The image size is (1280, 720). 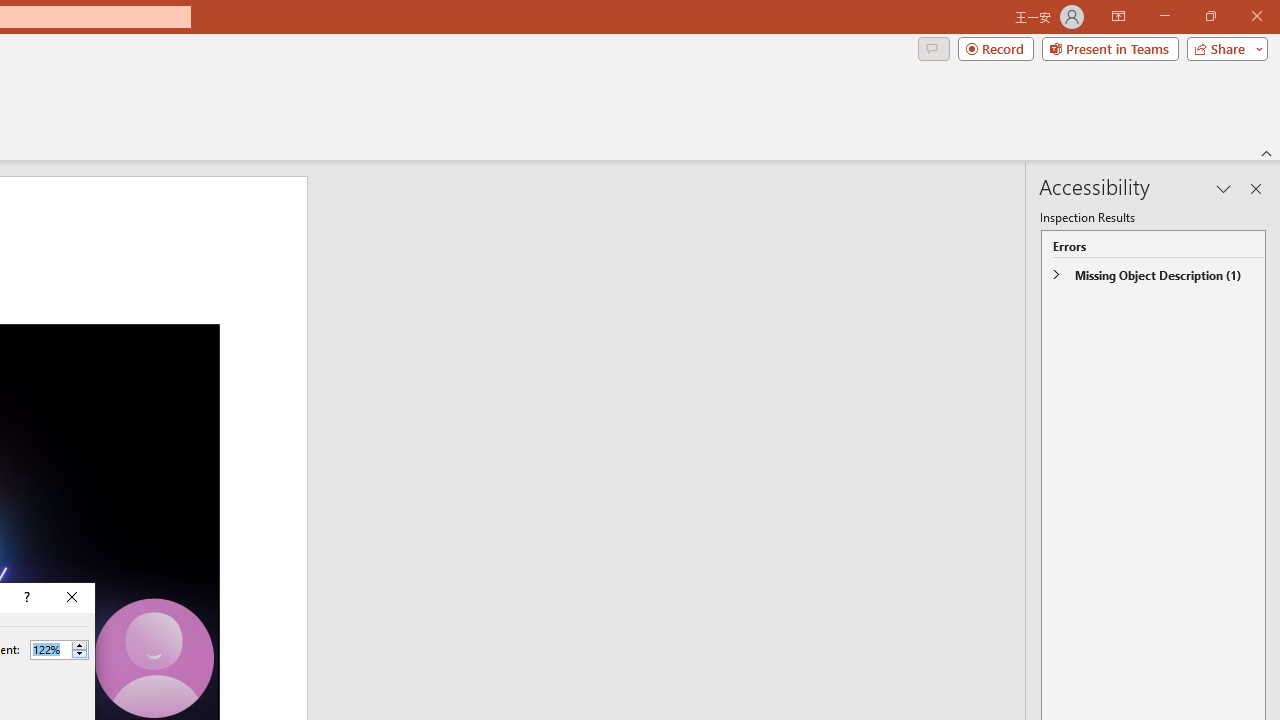 What do you see at coordinates (25, 596) in the screenshot?
I see `'Context help'` at bounding box center [25, 596].